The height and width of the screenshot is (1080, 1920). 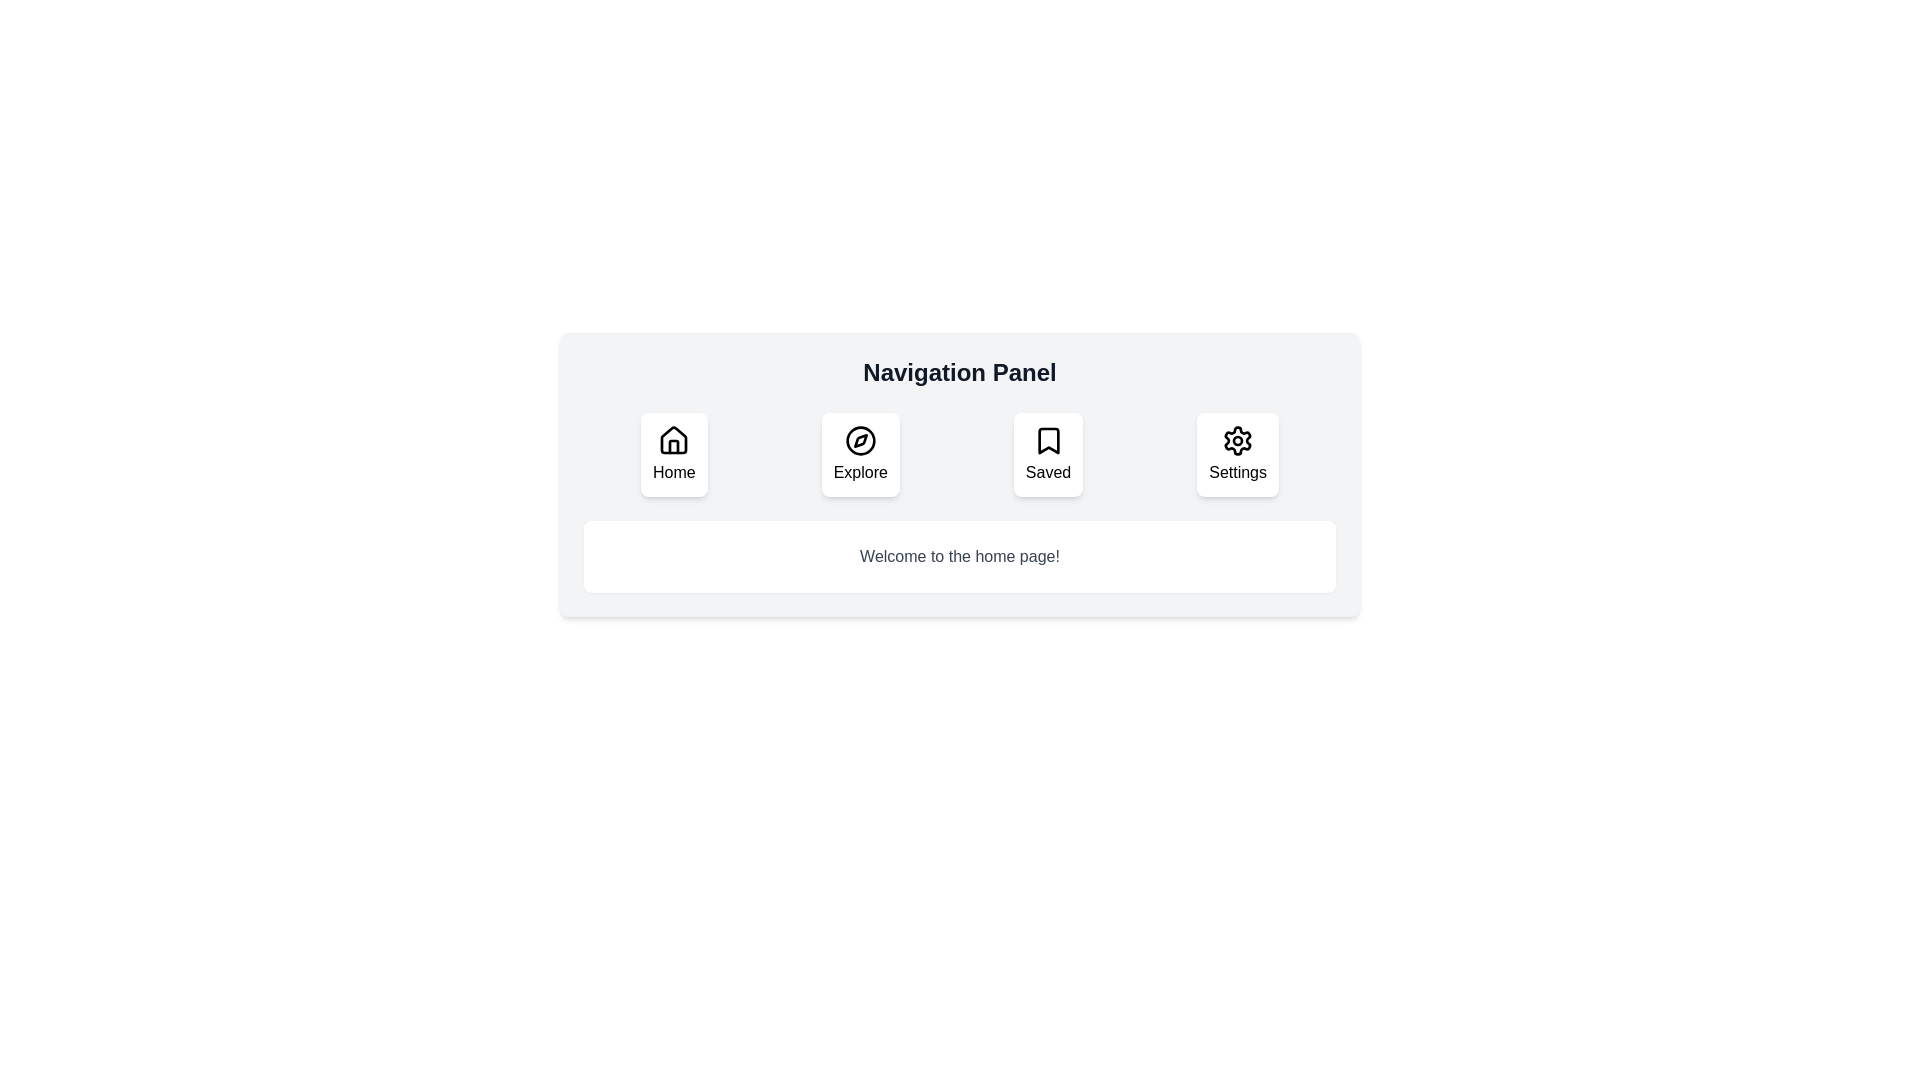 What do you see at coordinates (960, 556) in the screenshot?
I see `text label that displays 'Welcome to the home page!' centered in a white background below the navigation panel` at bounding box center [960, 556].